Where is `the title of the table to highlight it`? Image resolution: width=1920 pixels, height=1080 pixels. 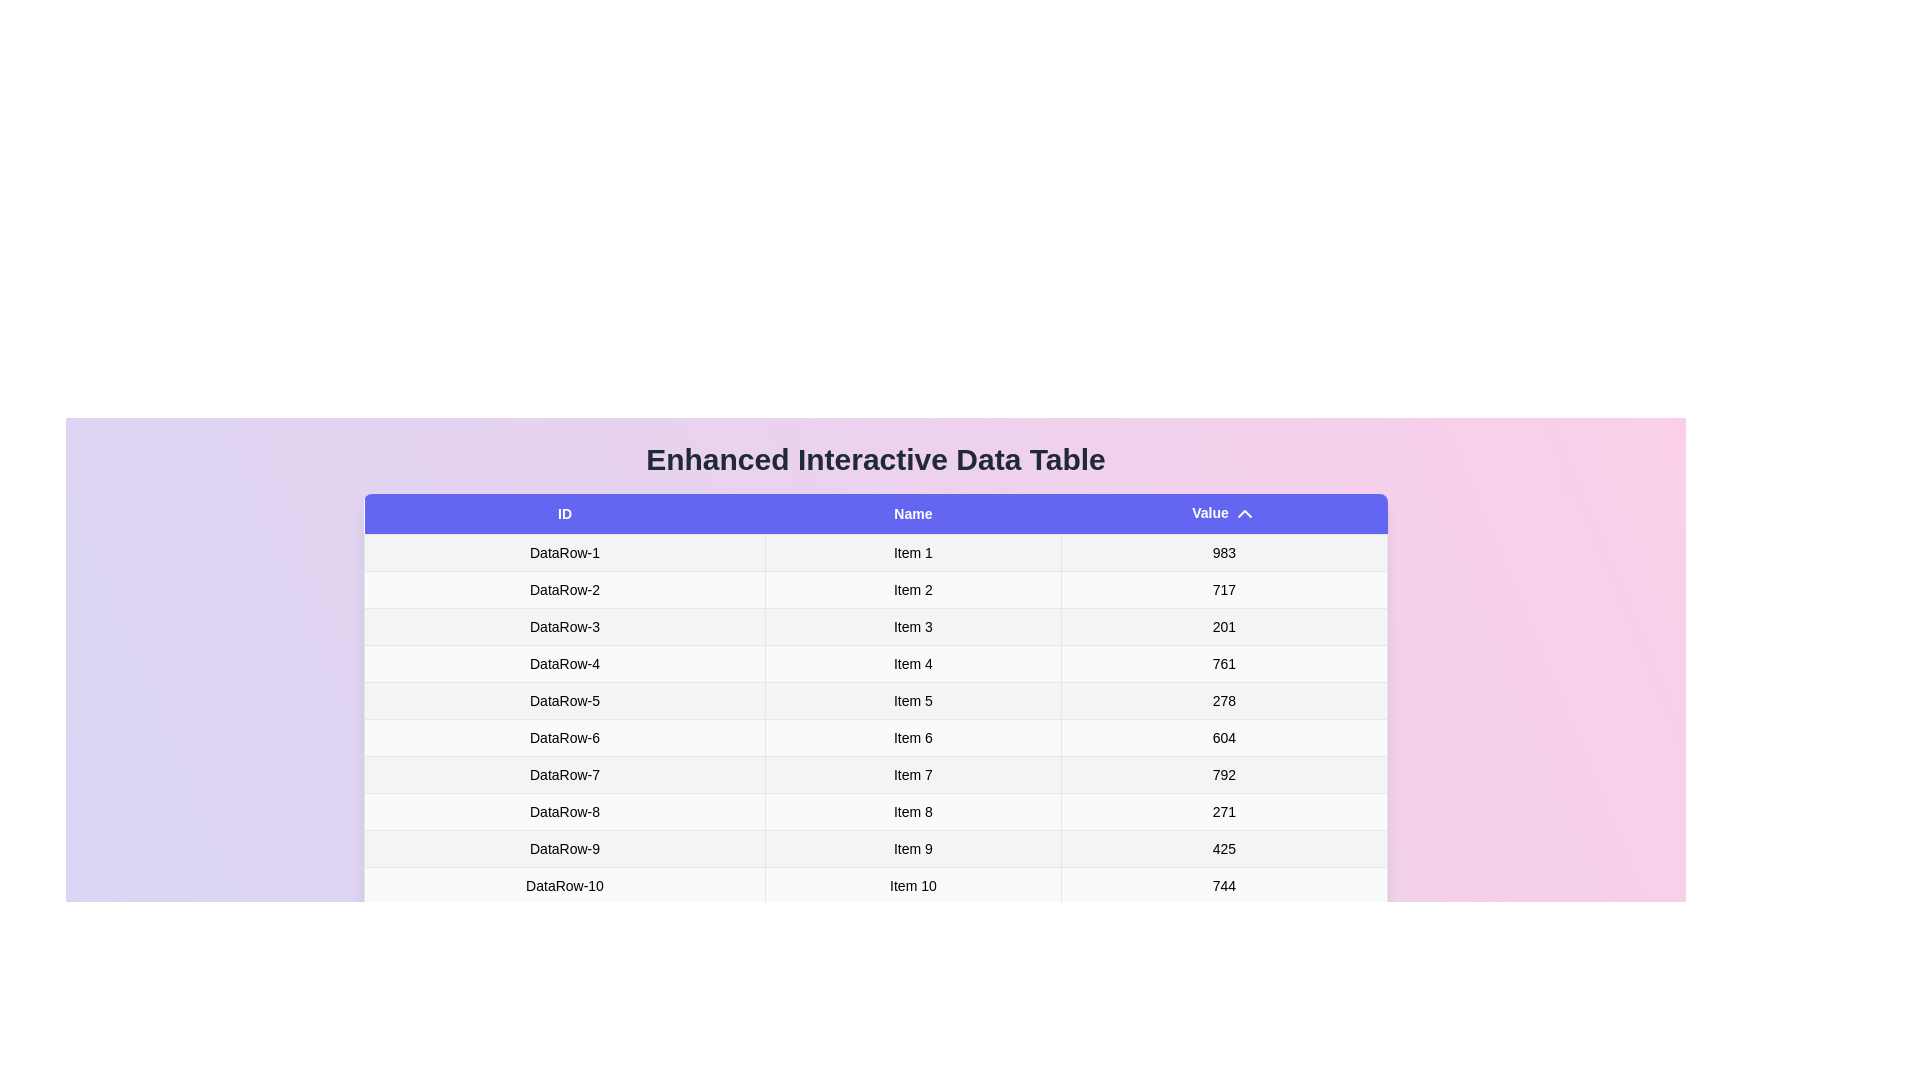 the title of the table to highlight it is located at coordinates (875, 459).